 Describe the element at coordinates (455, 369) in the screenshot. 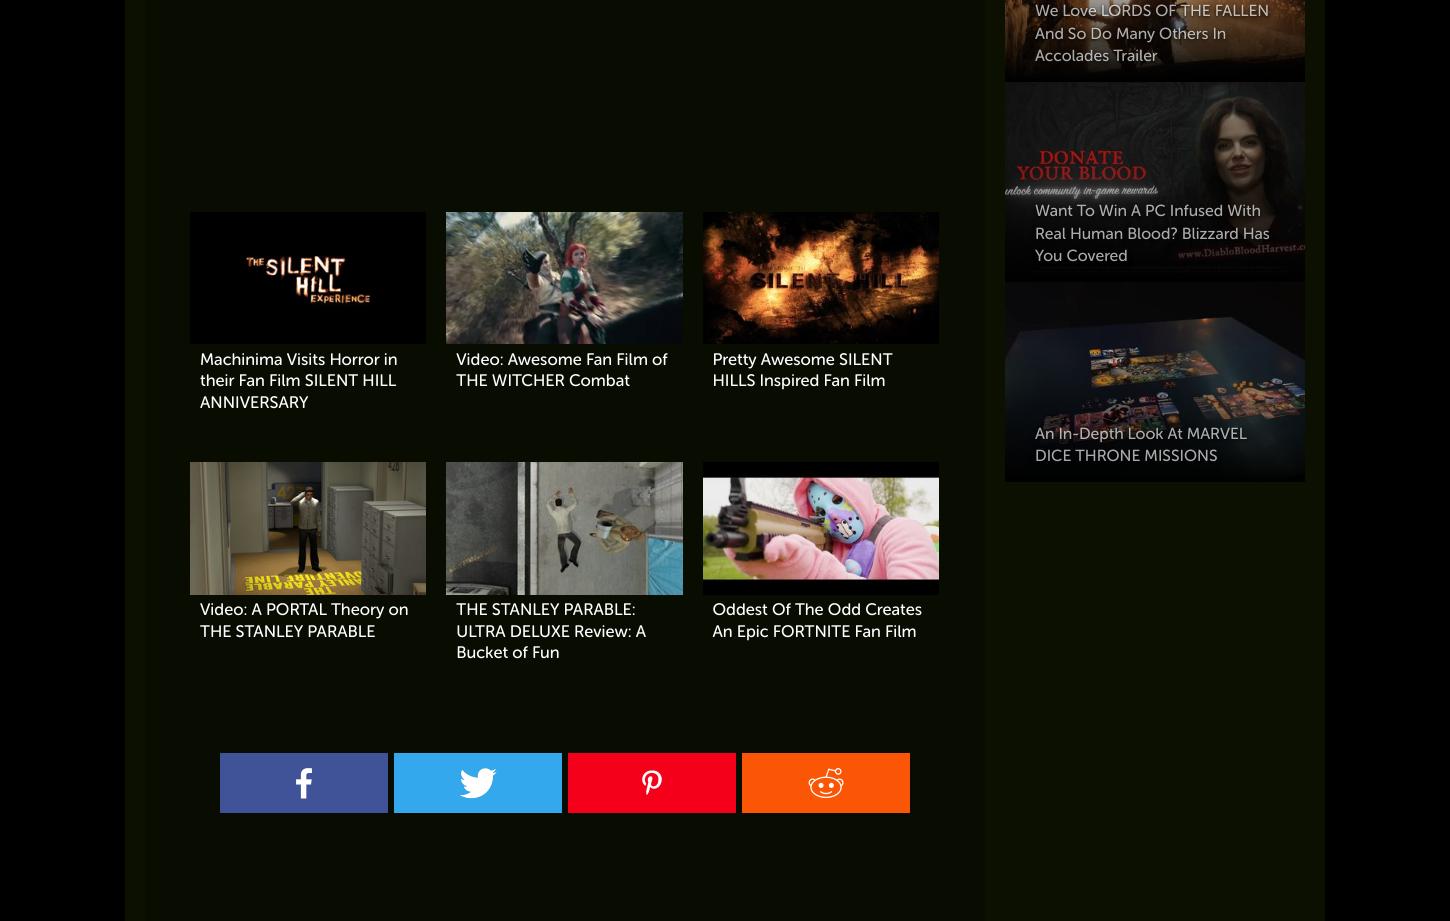

I see `'Video: Awesome Fan Film of THE WITCHER Combat'` at that location.